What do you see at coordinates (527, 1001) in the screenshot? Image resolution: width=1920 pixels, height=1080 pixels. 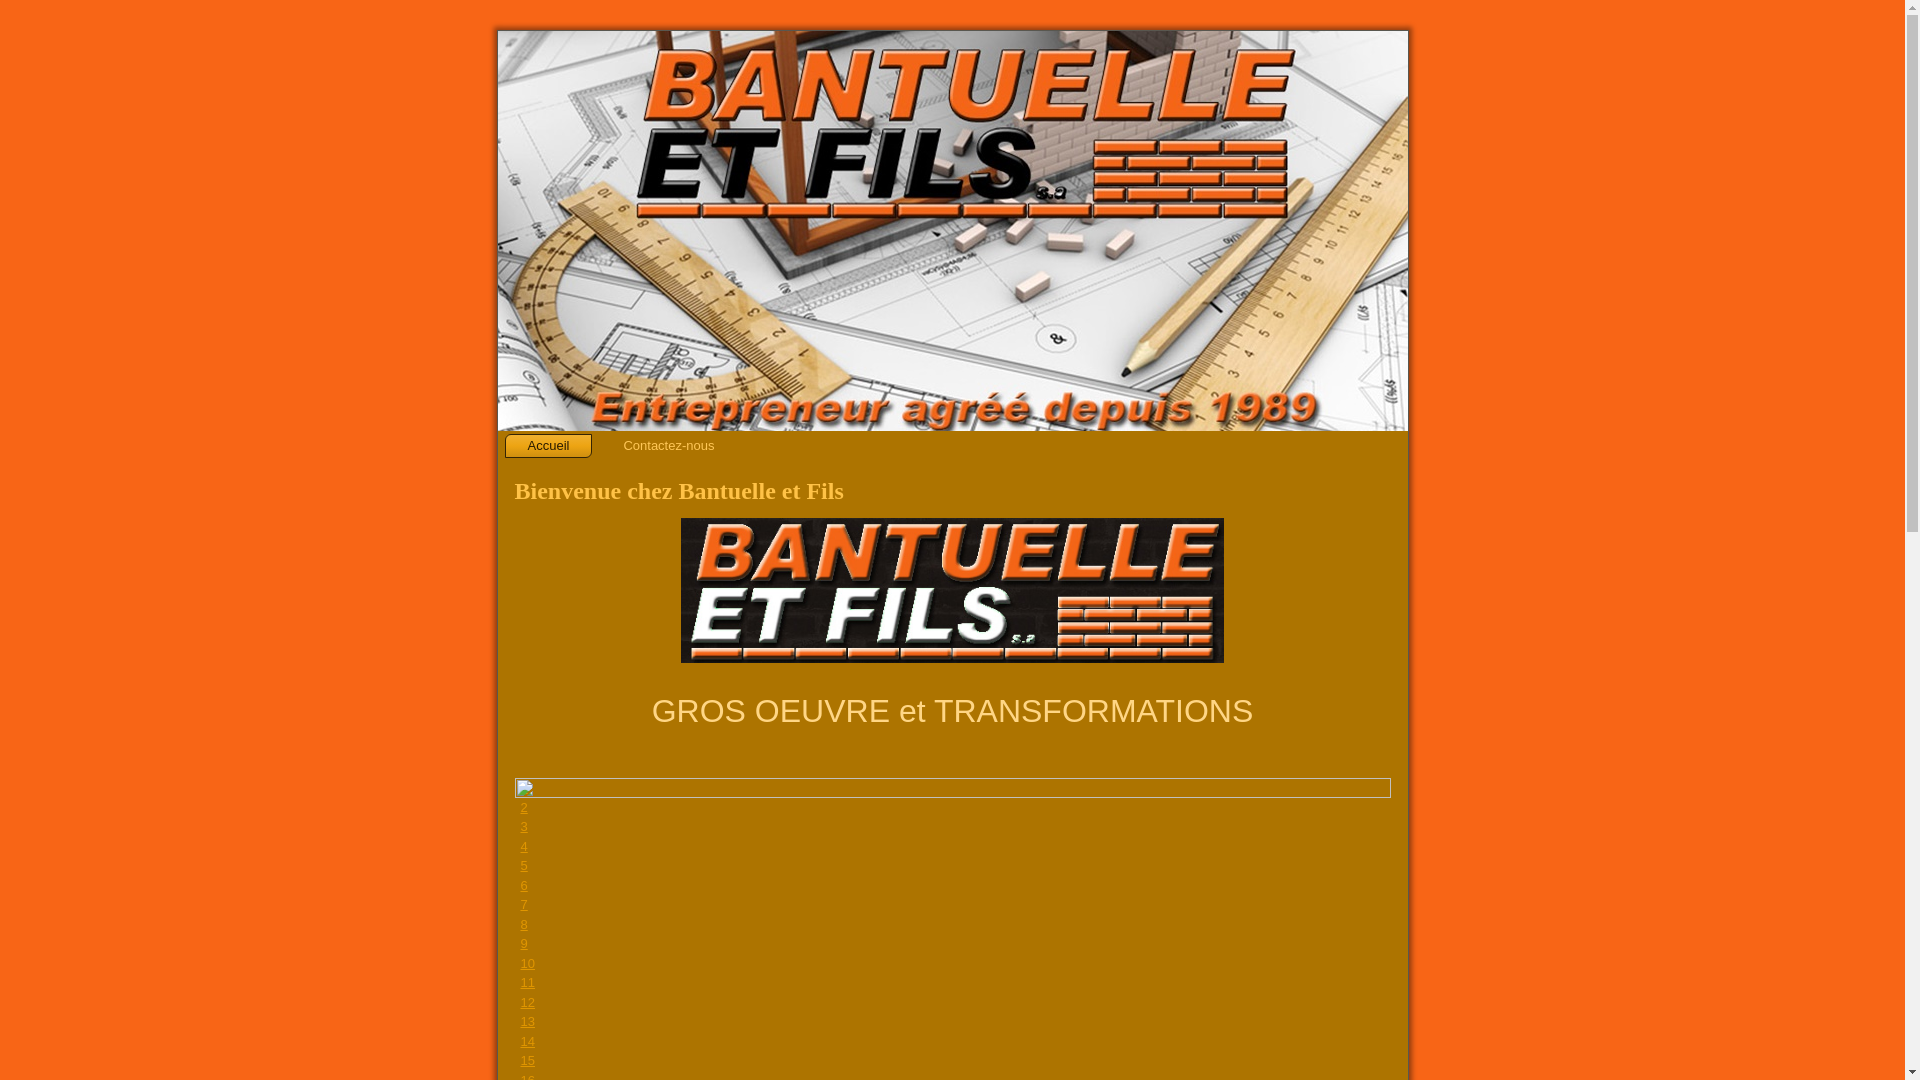 I see `'12'` at bounding box center [527, 1001].